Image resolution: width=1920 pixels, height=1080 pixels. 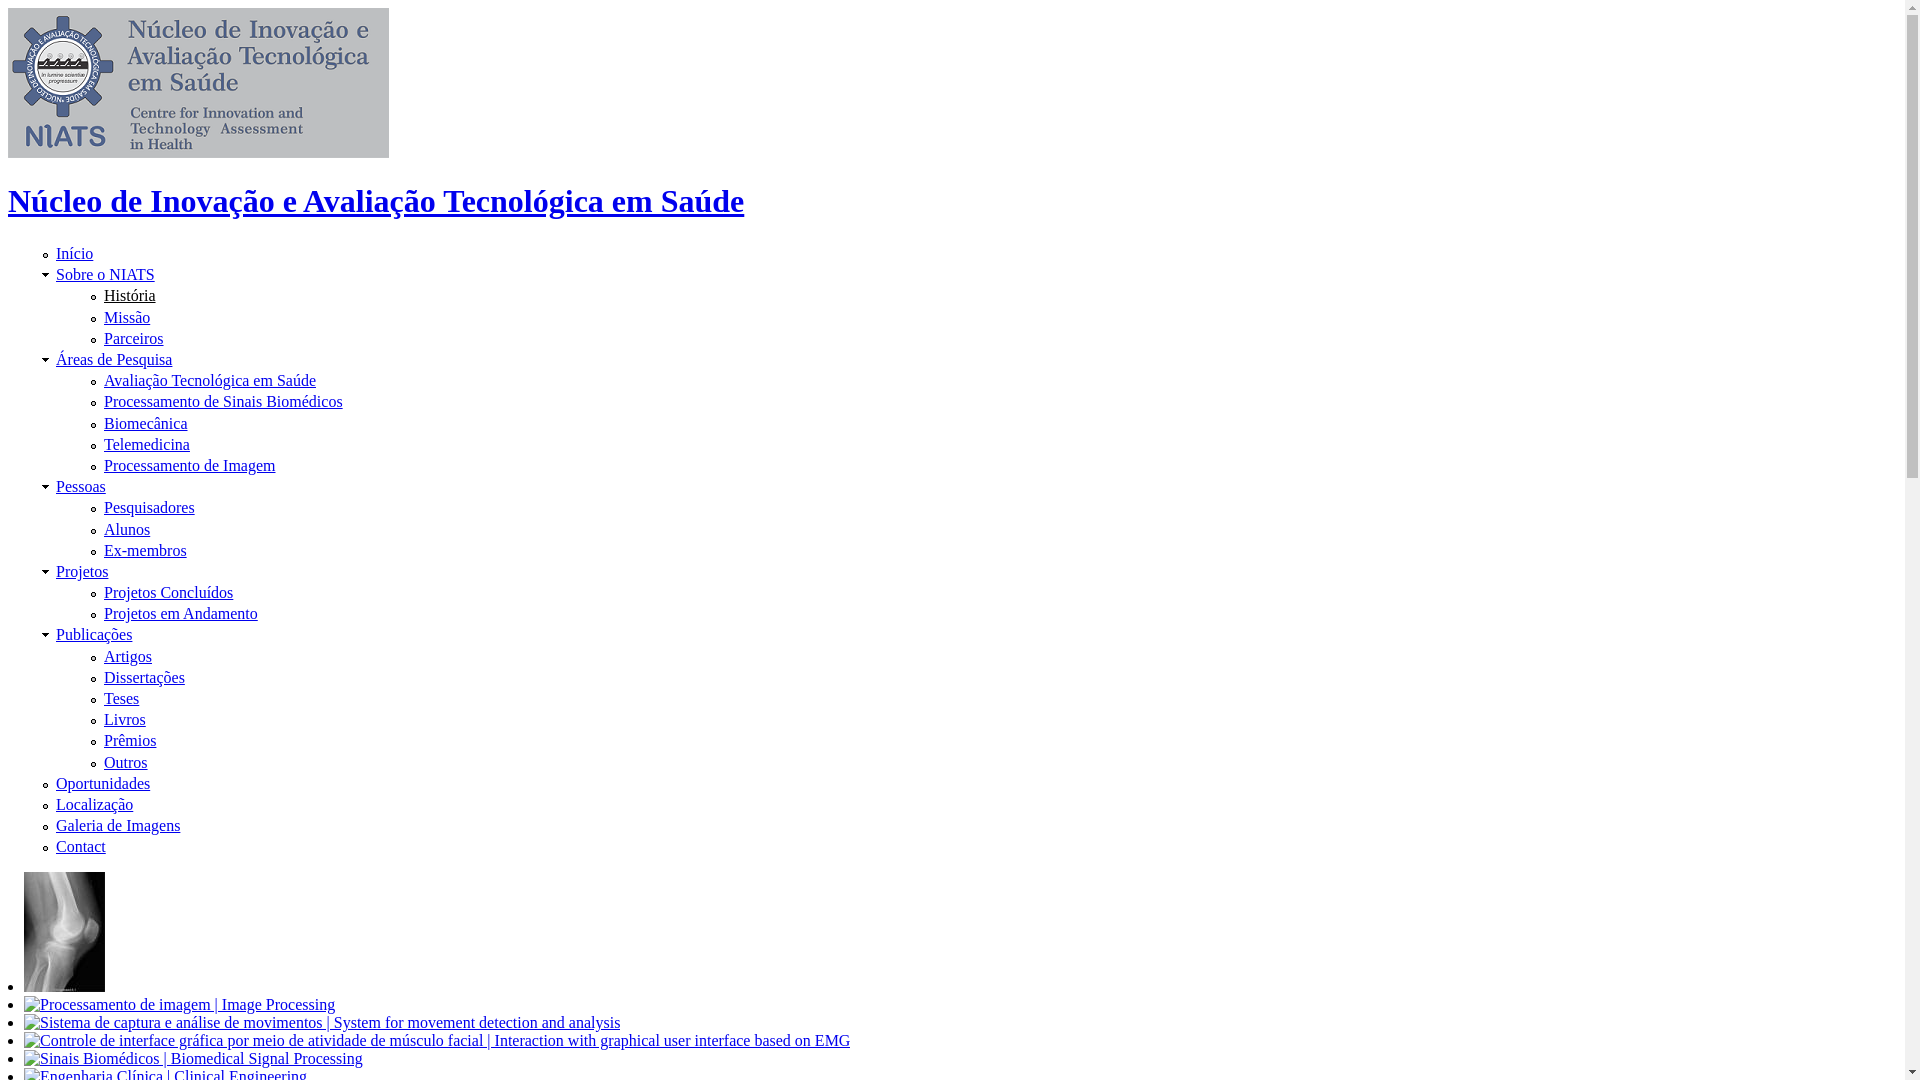 What do you see at coordinates (123, 718) in the screenshot?
I see `'Livros'` at bounding box center [123, 718].